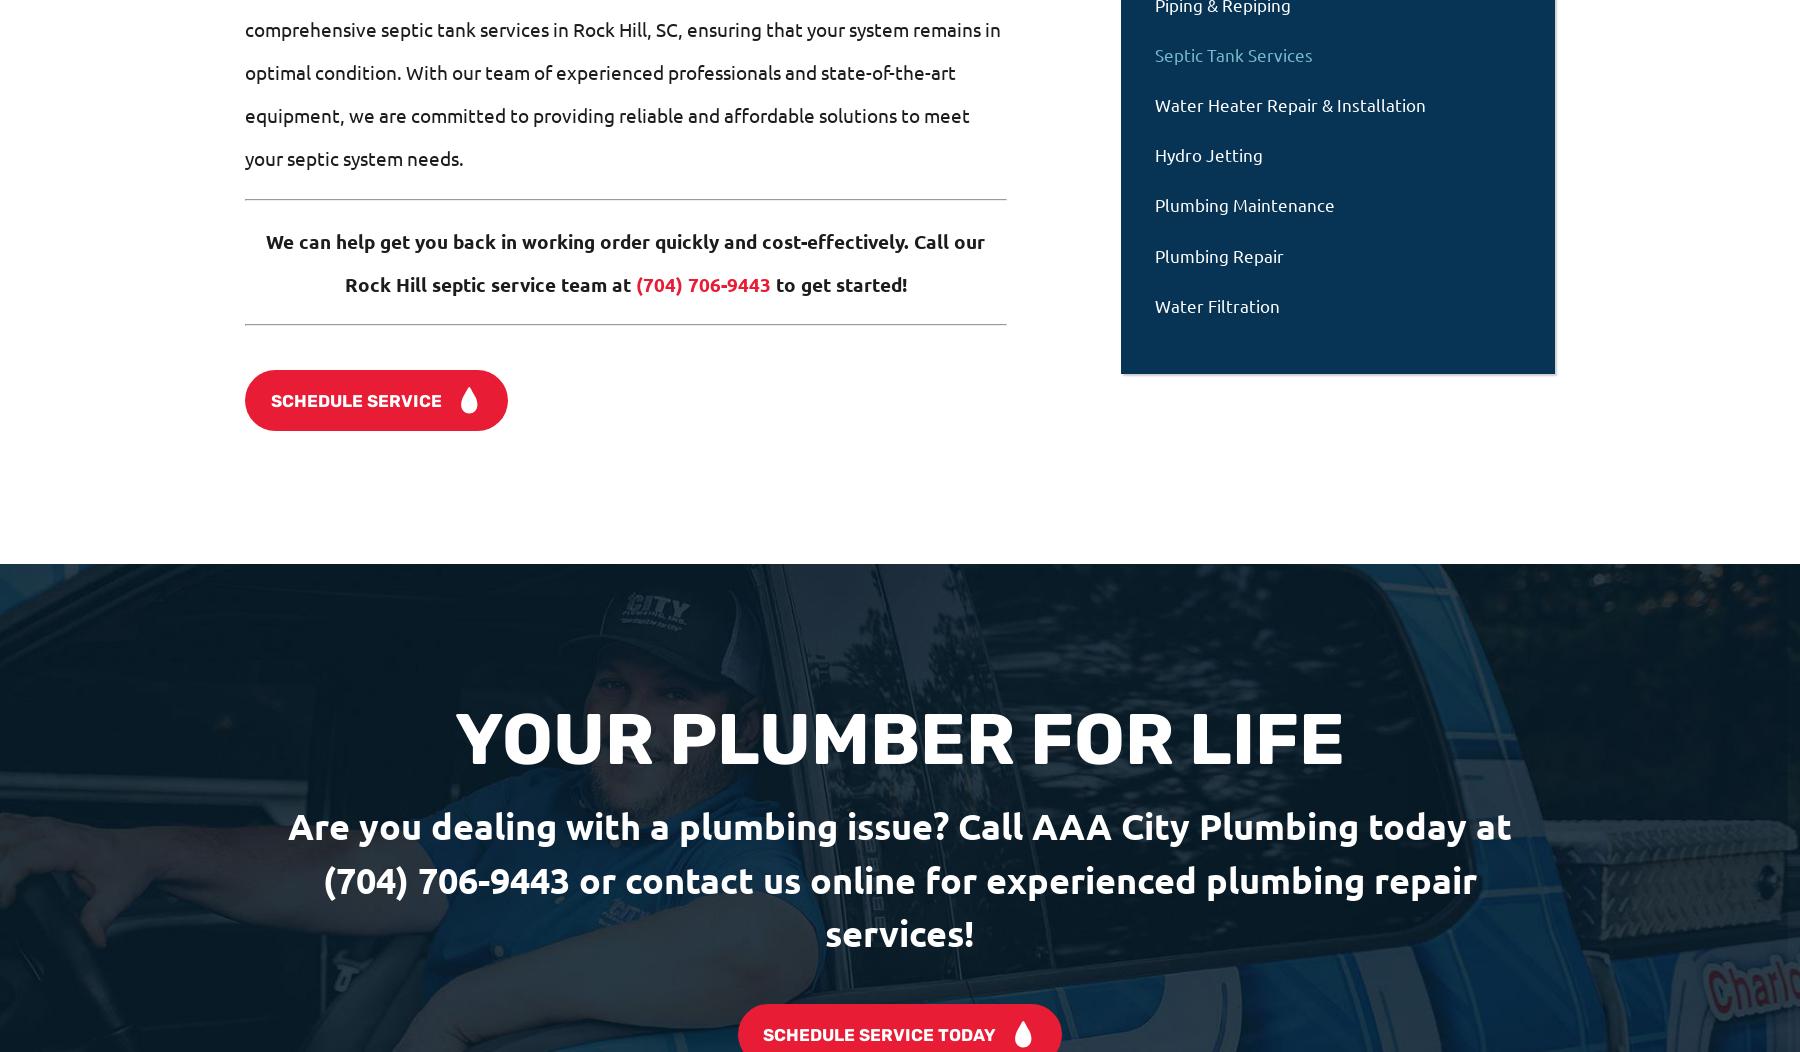  I want to click on 'Locations', so click(885, 774).